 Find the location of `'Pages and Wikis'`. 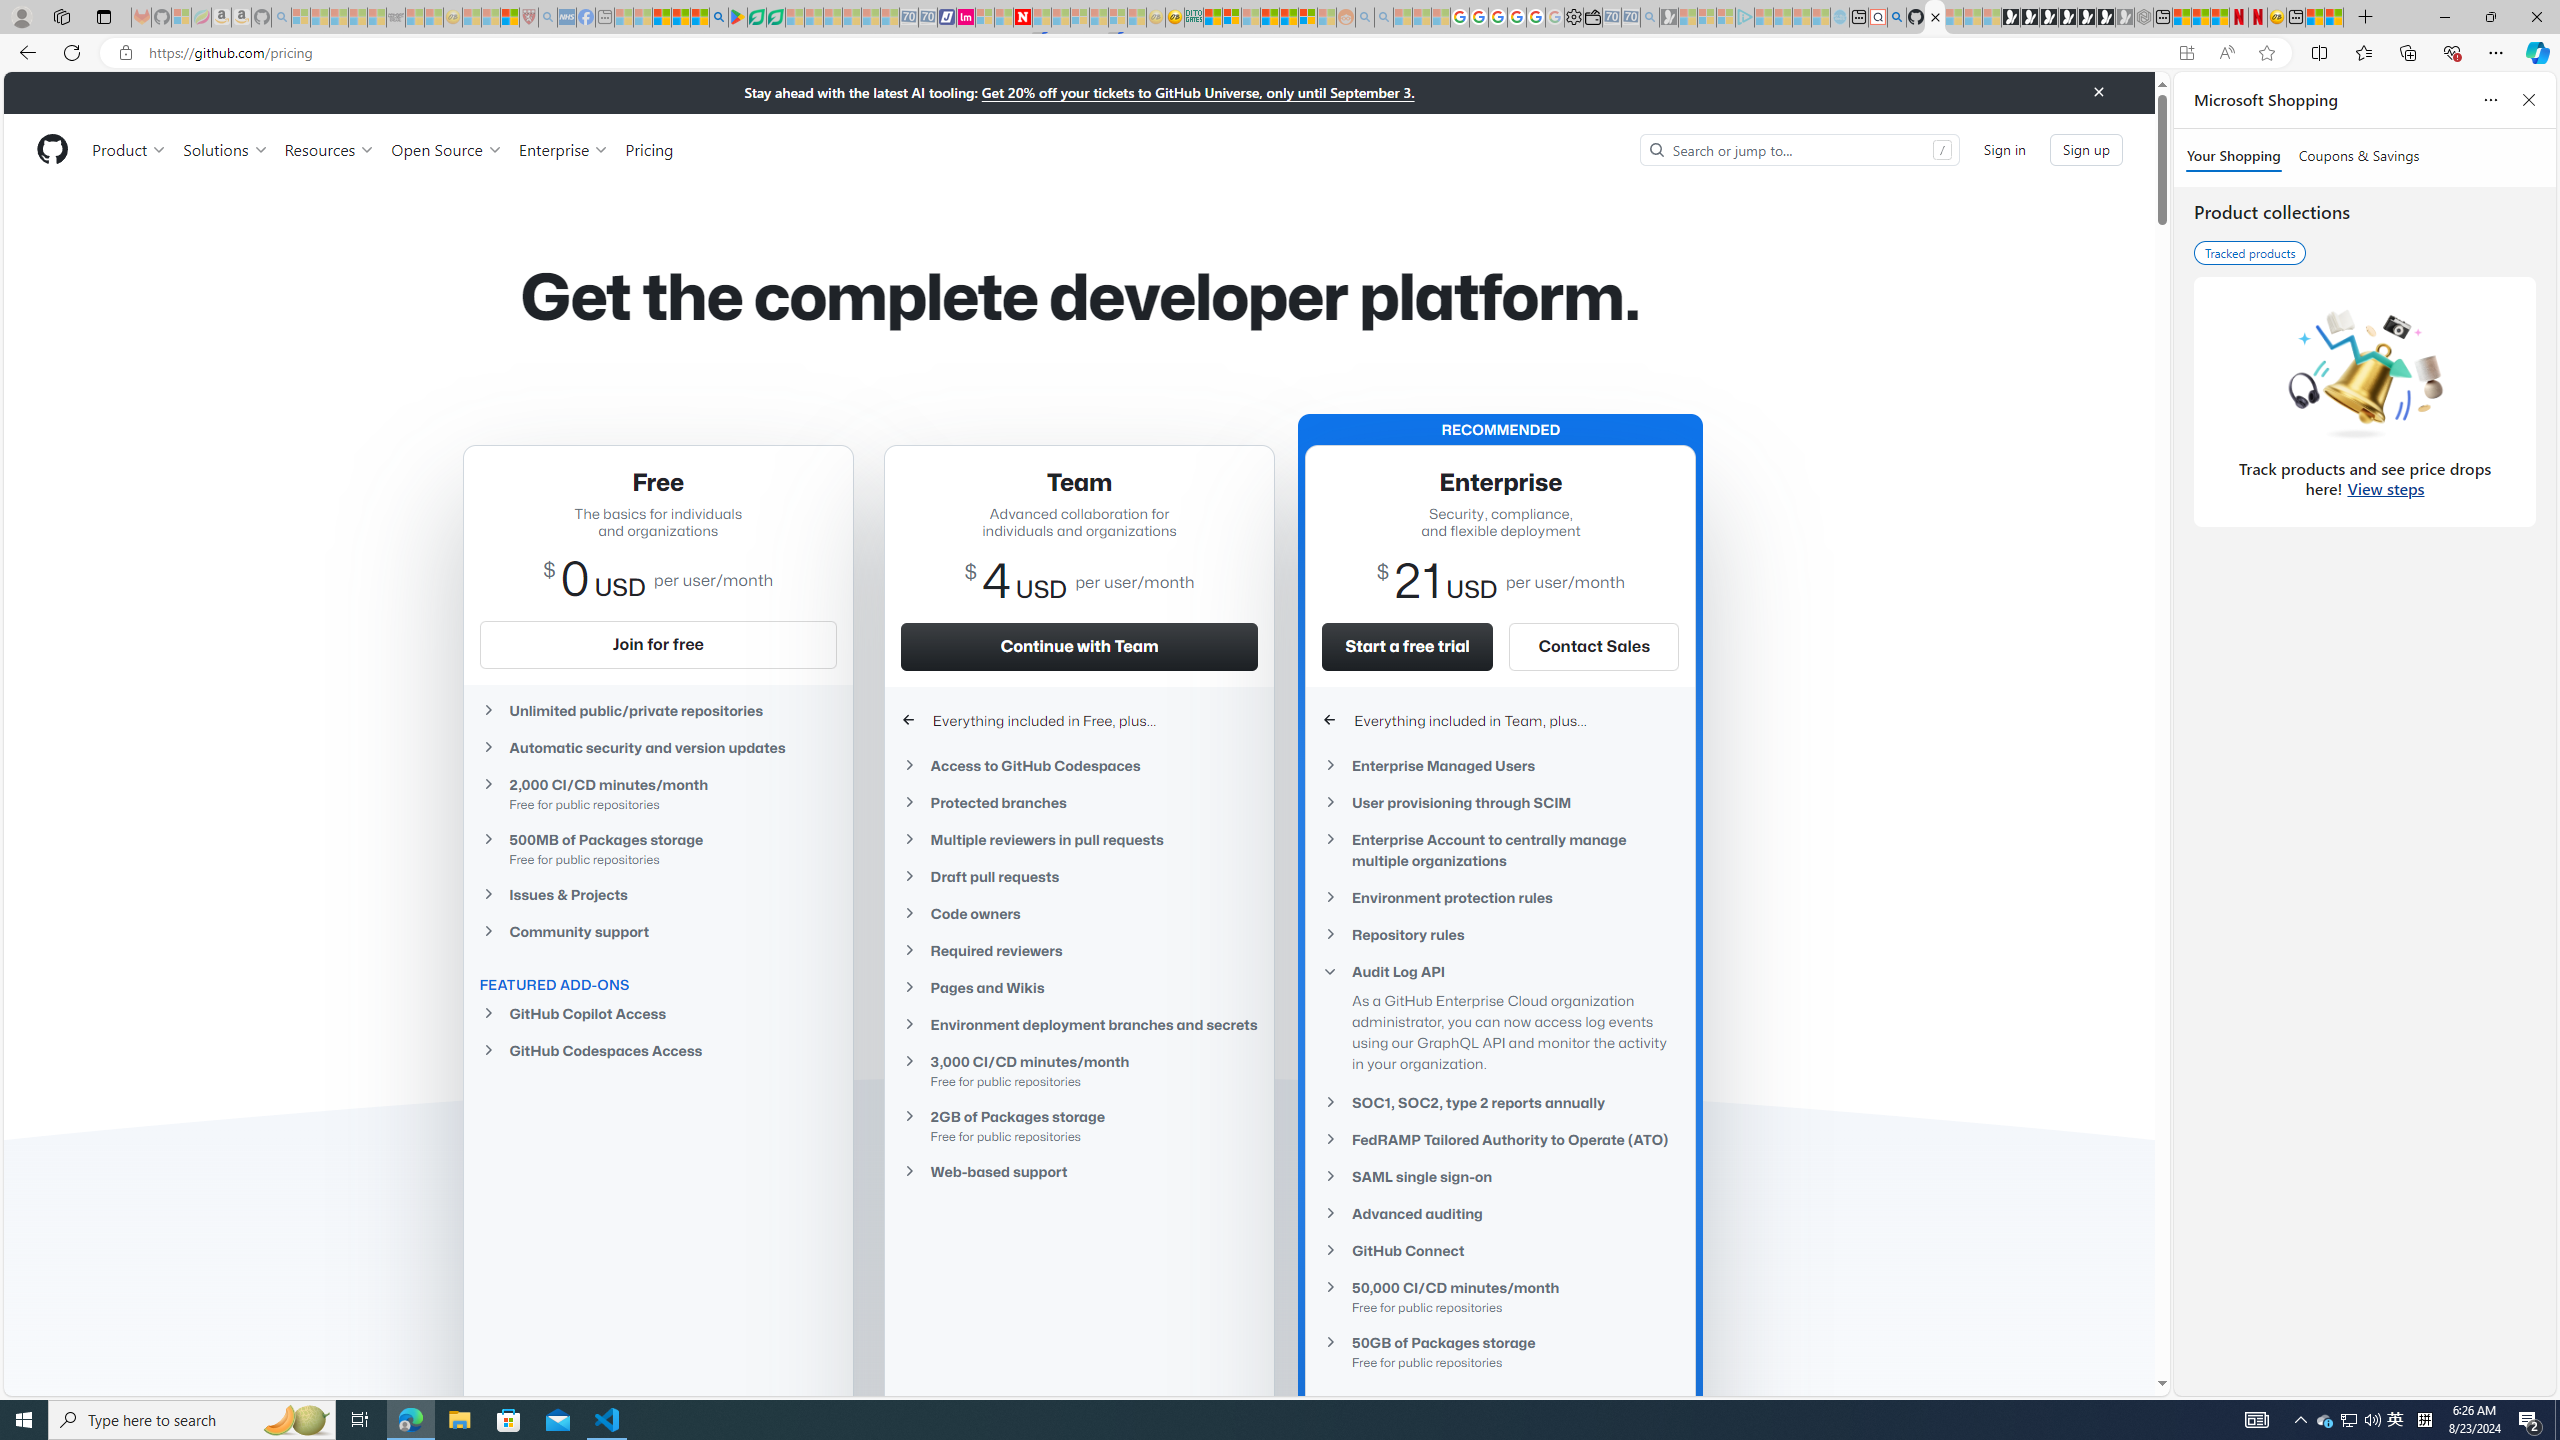

'Pages and Wikis' is located at coordinates (1080, 987).